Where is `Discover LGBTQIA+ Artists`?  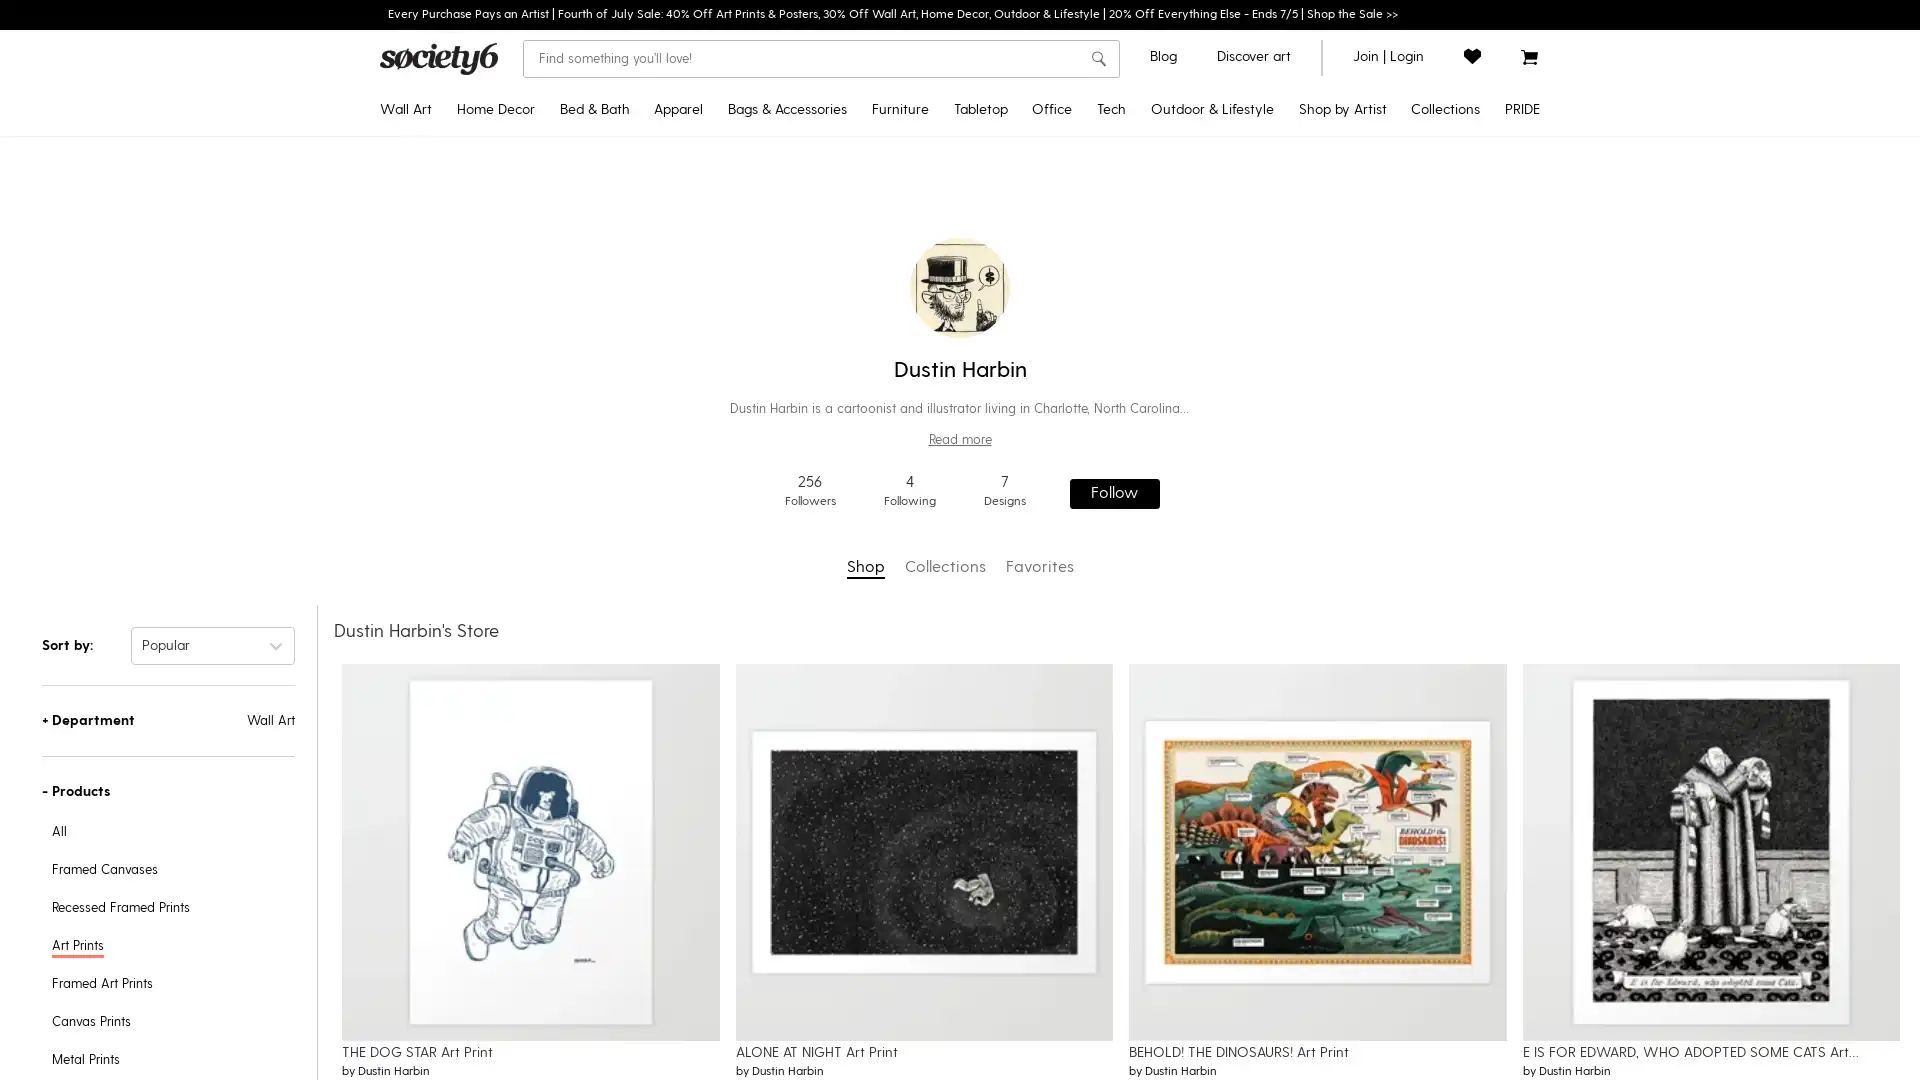
Discover LGBTQIA+ Artists is located at coordinates (1288, 320).